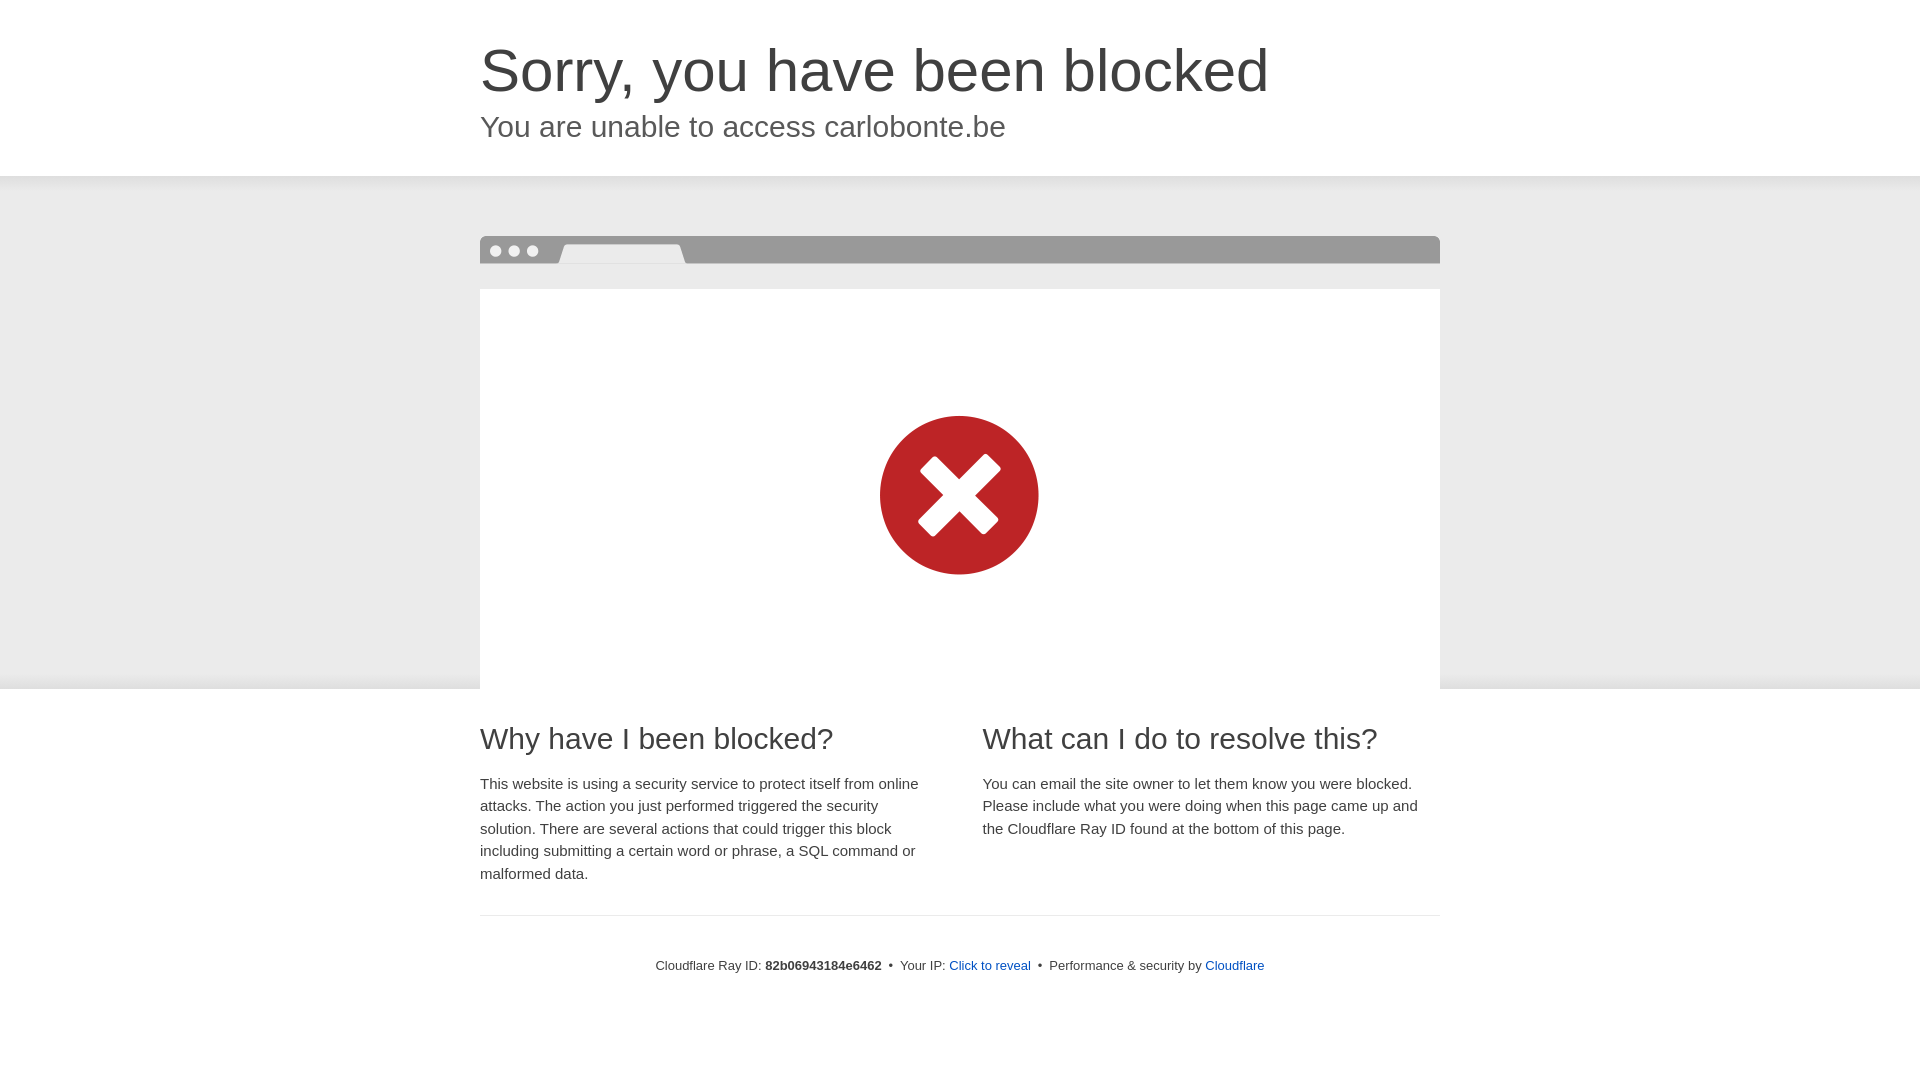  What do you see at coordinates (989, 964) in the screenshot?
I see `'Click to reveal'` at bounding box center [989, 964].